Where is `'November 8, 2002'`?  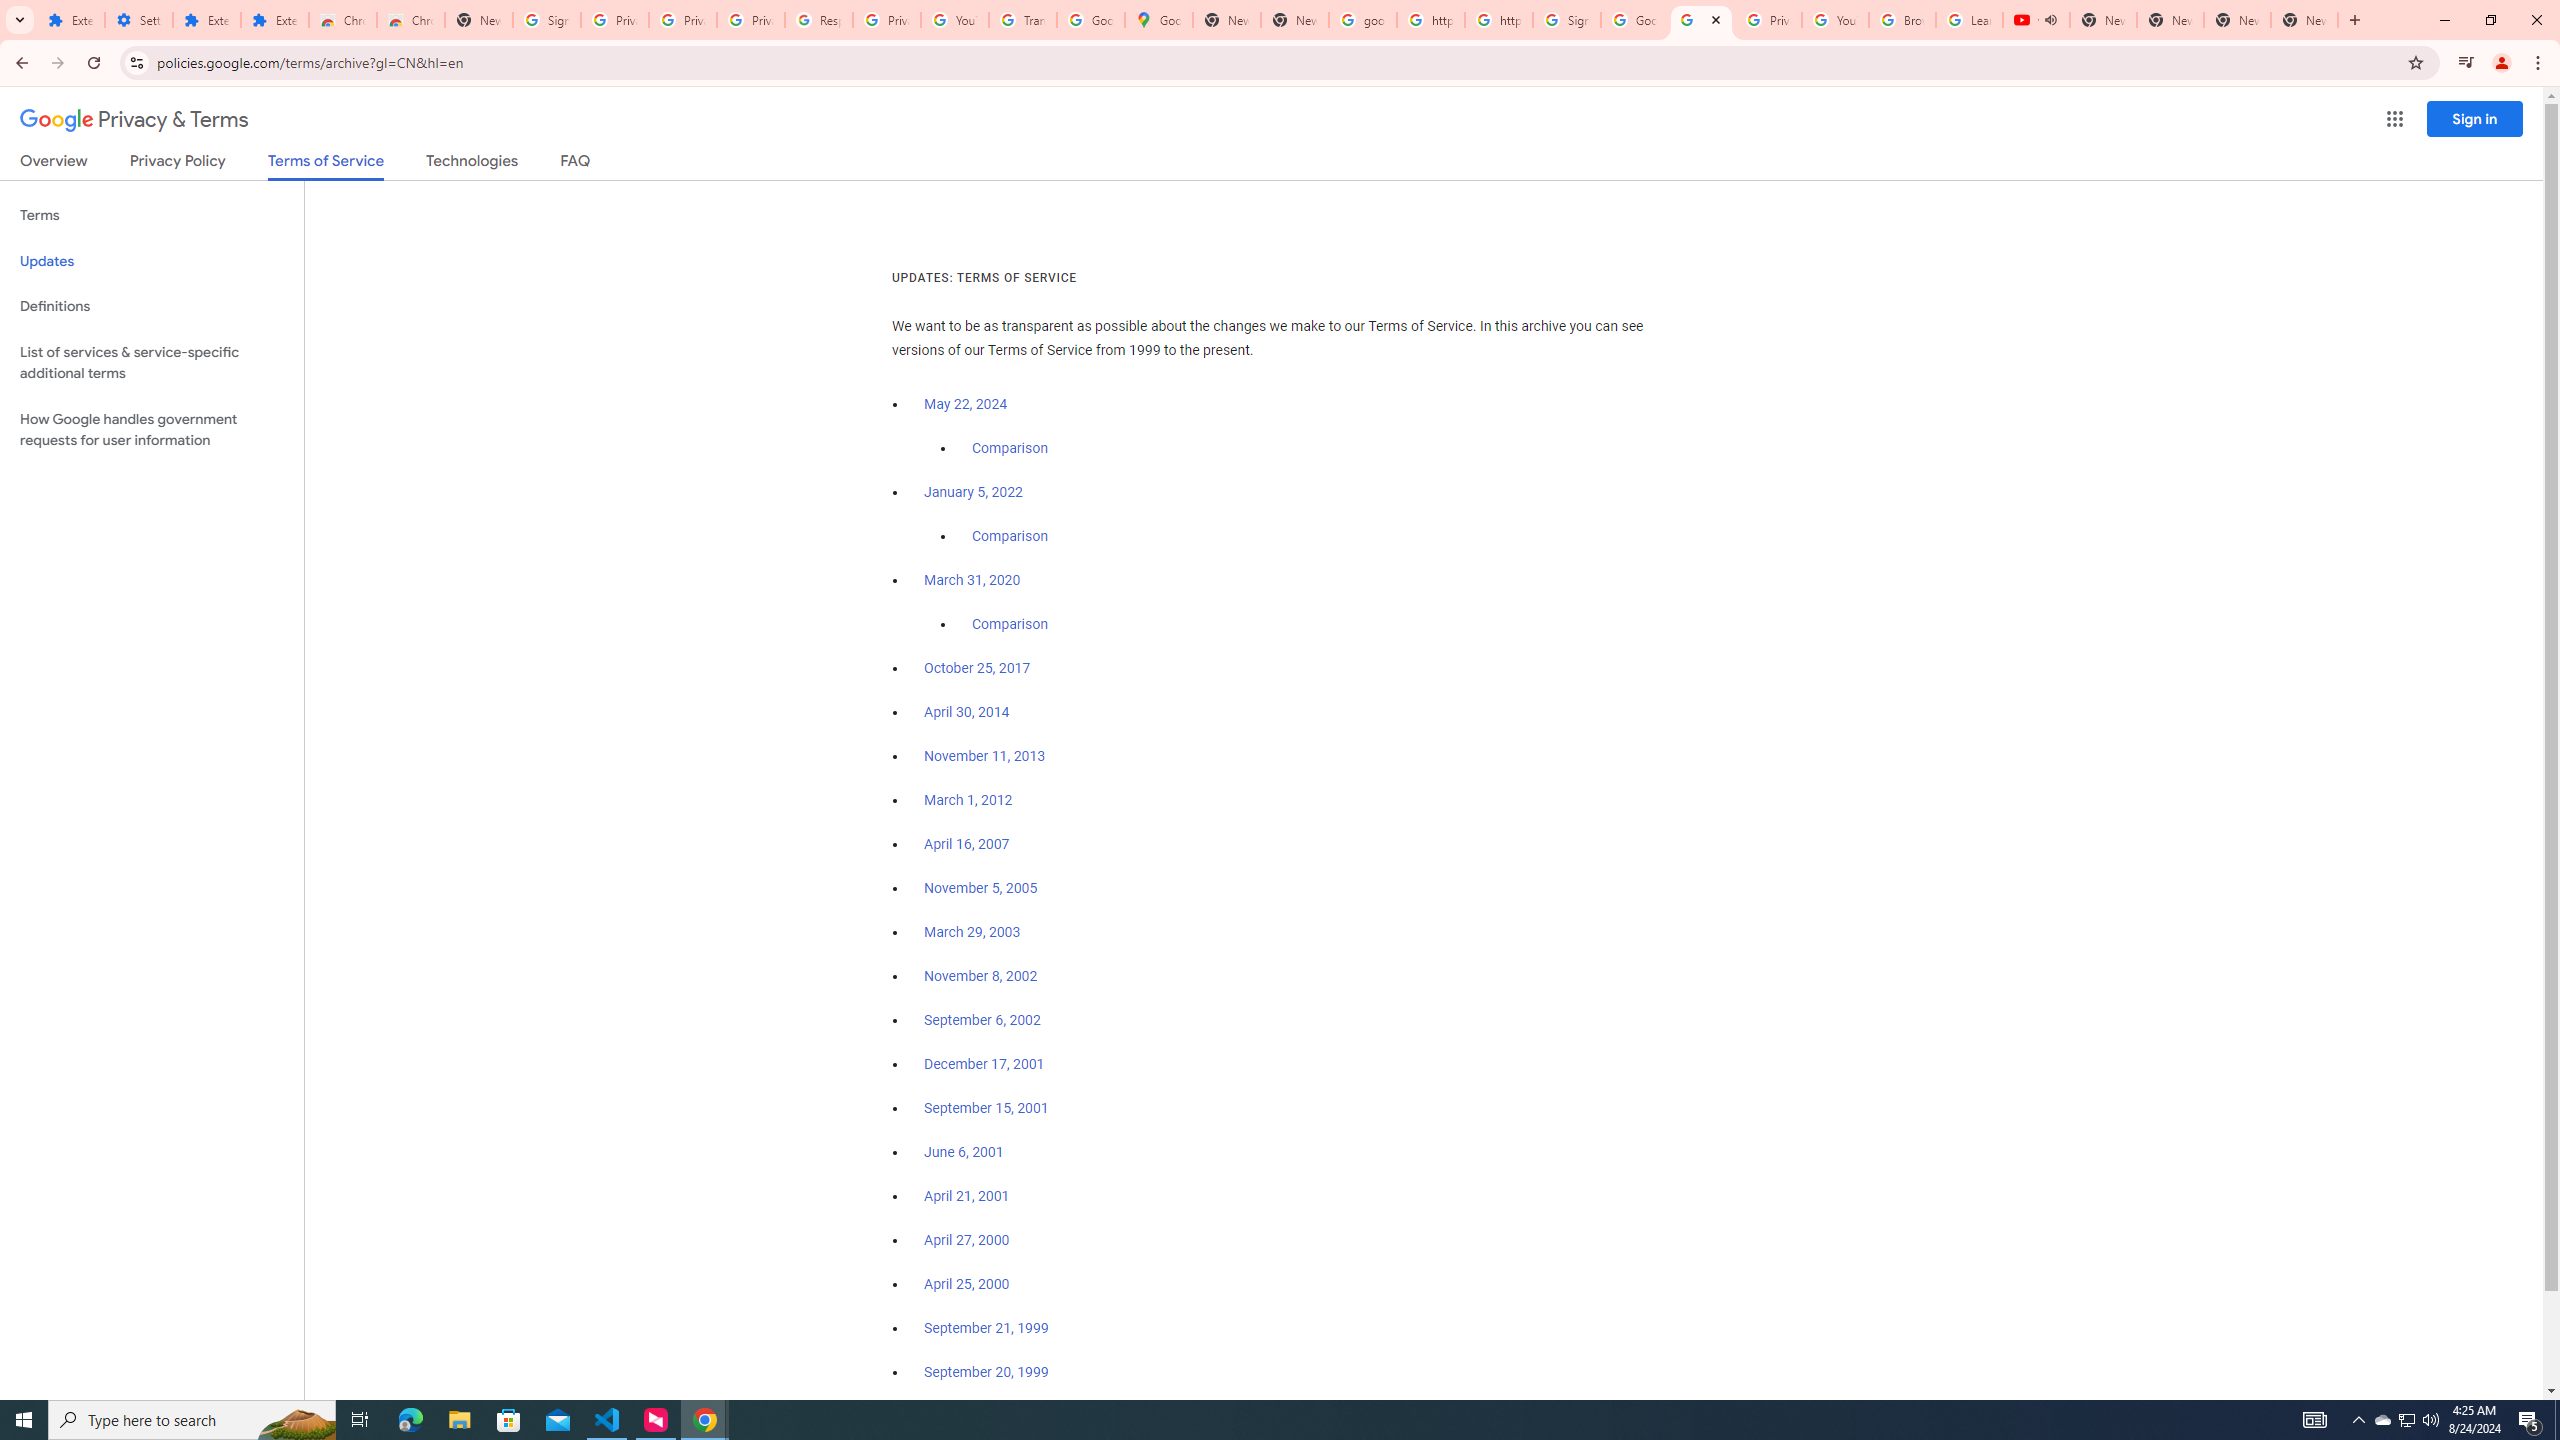
'November 8, 2002' is located at coordinates (979, 976).